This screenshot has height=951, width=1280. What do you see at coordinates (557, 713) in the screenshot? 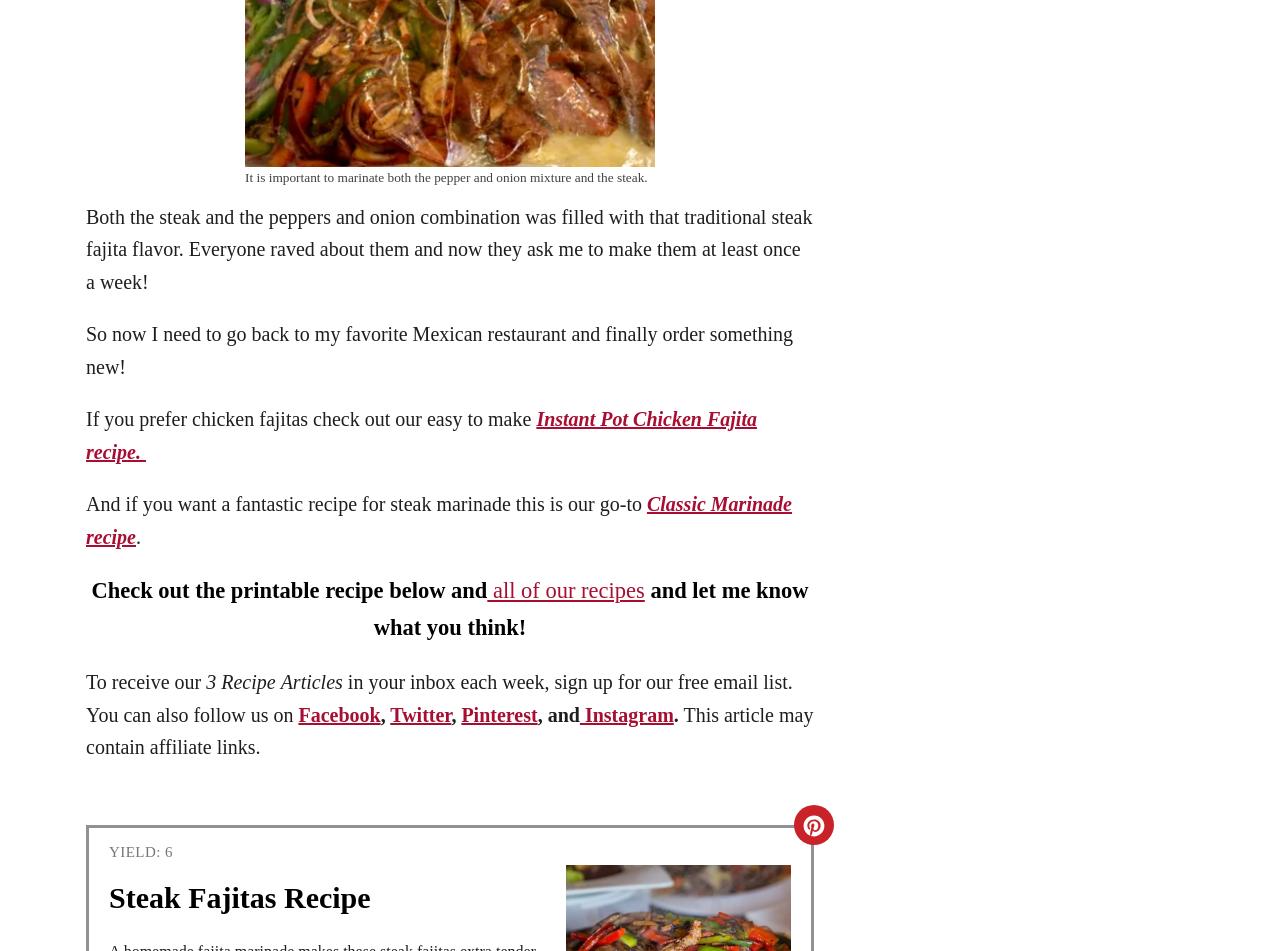
I see `', and'` at bounding box center [557, 713].